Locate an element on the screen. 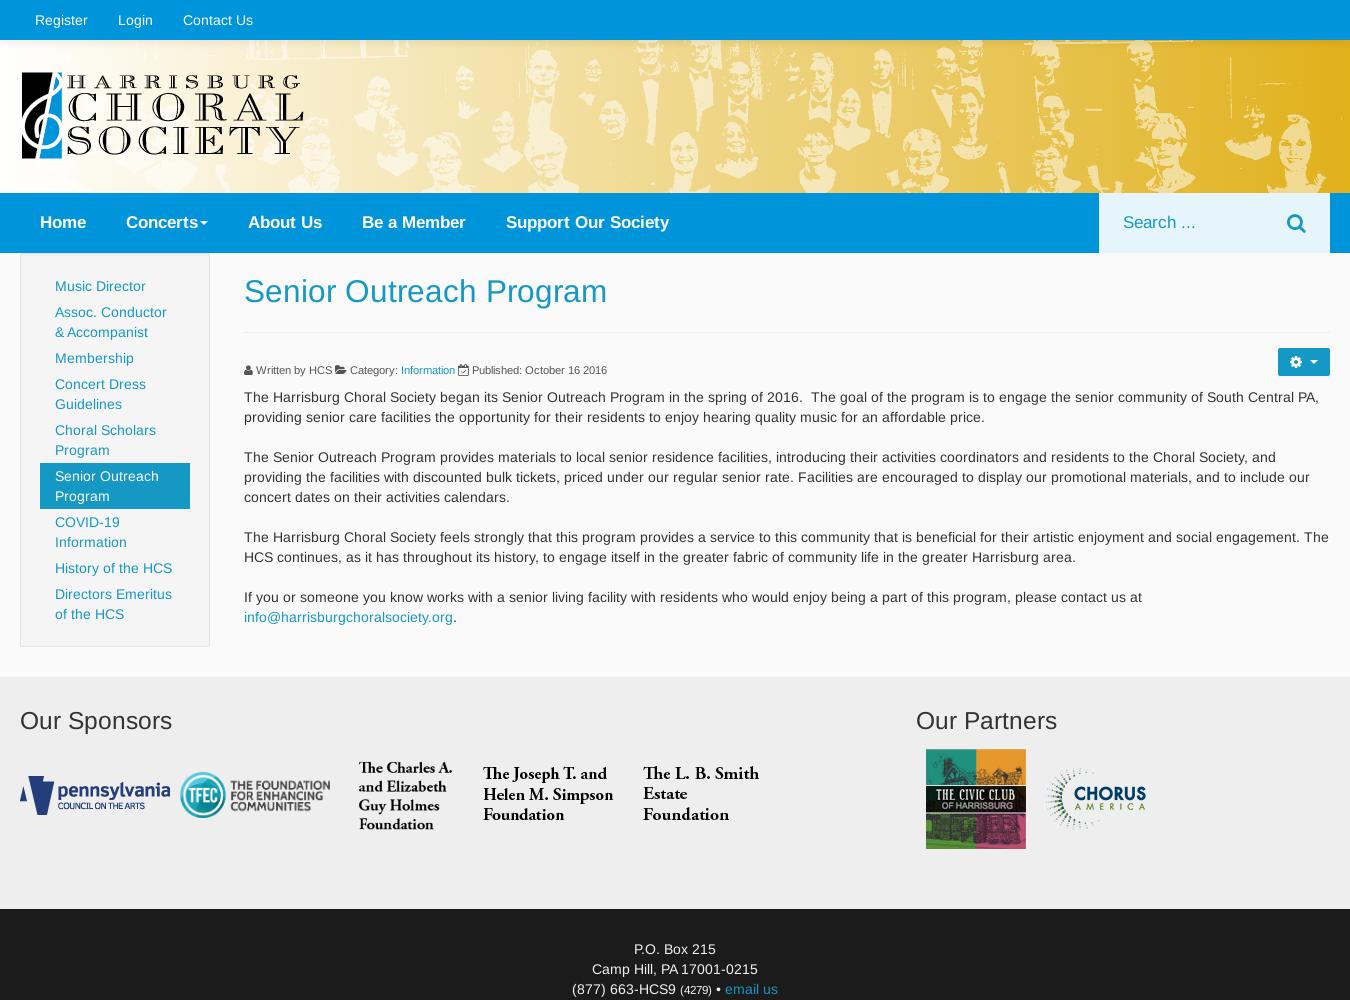 The height and width of the screenshot is (1000, 1350). 'Music Director' is located at coordinates (53, 286).